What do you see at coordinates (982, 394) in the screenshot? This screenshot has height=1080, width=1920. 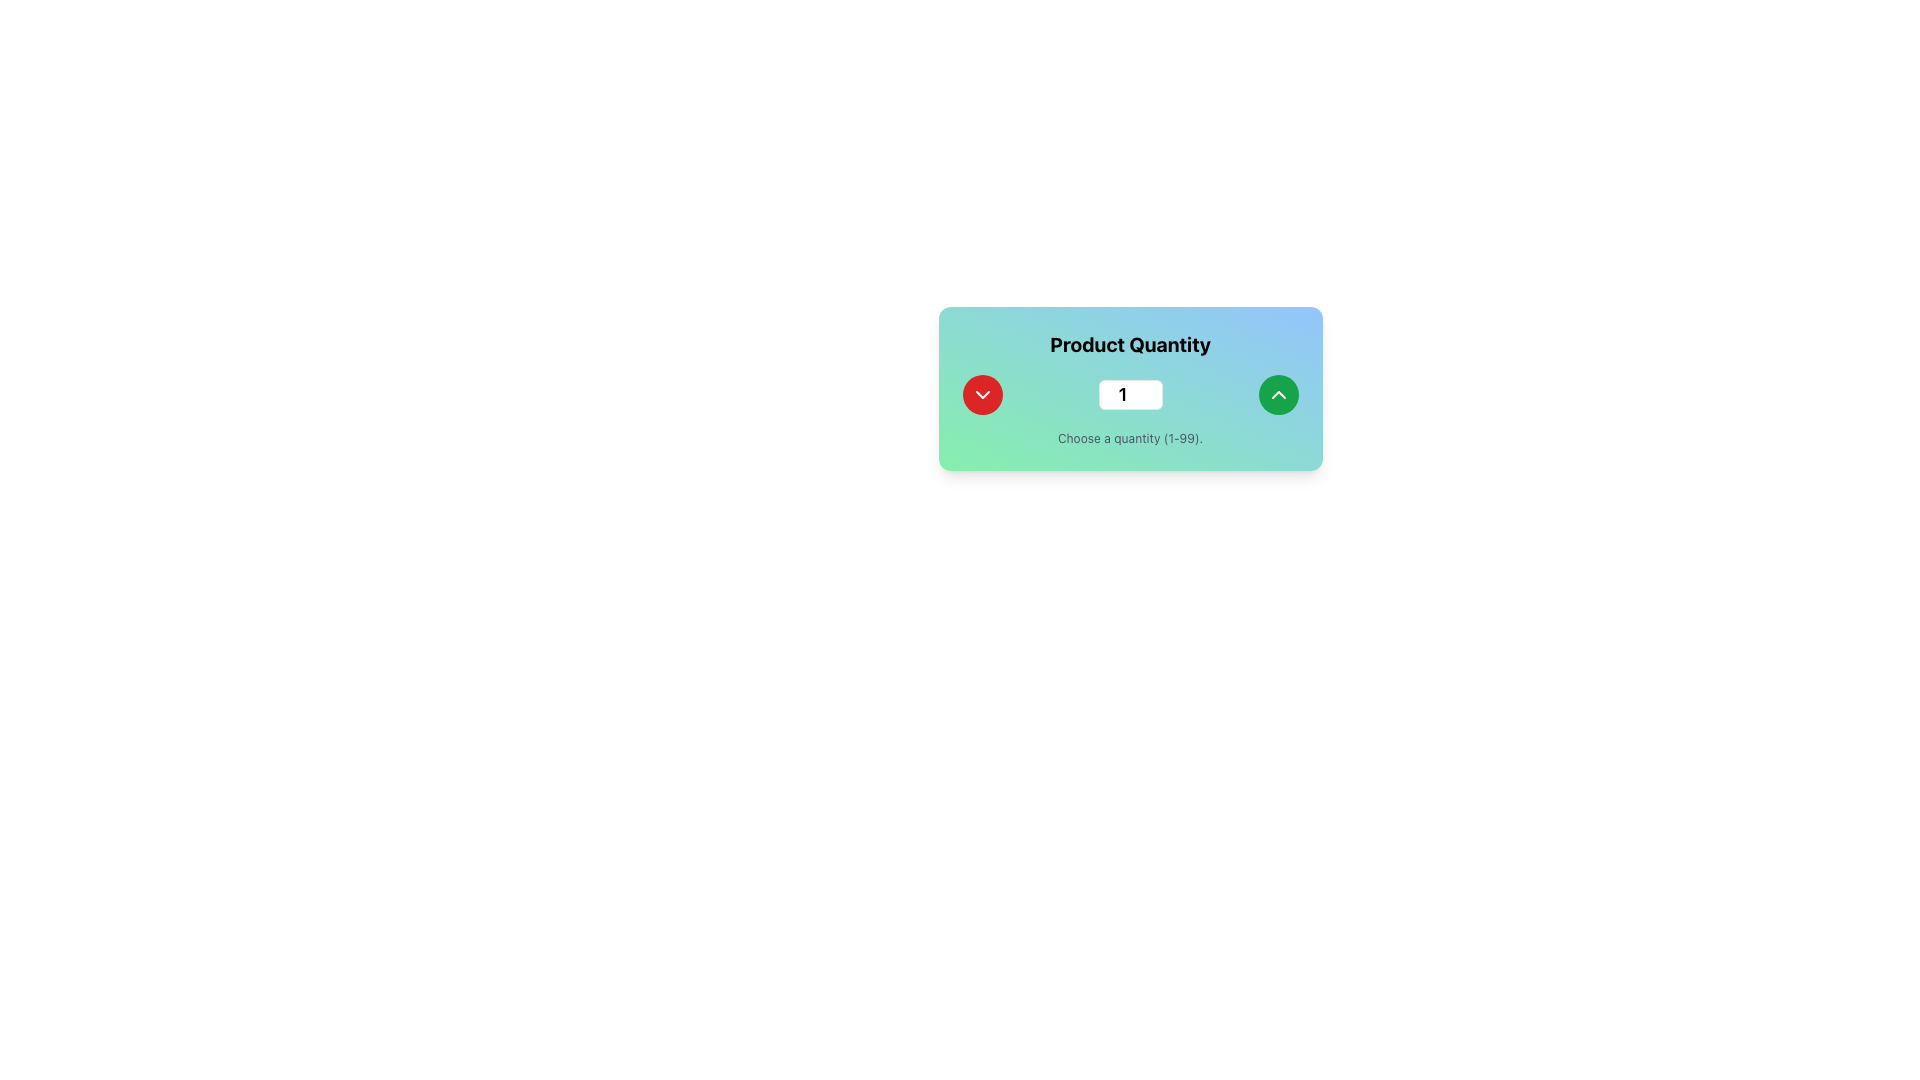 I see `the leftmost button that decreases the numeric value in the adjacent input field` at bounding box center [982, 394].